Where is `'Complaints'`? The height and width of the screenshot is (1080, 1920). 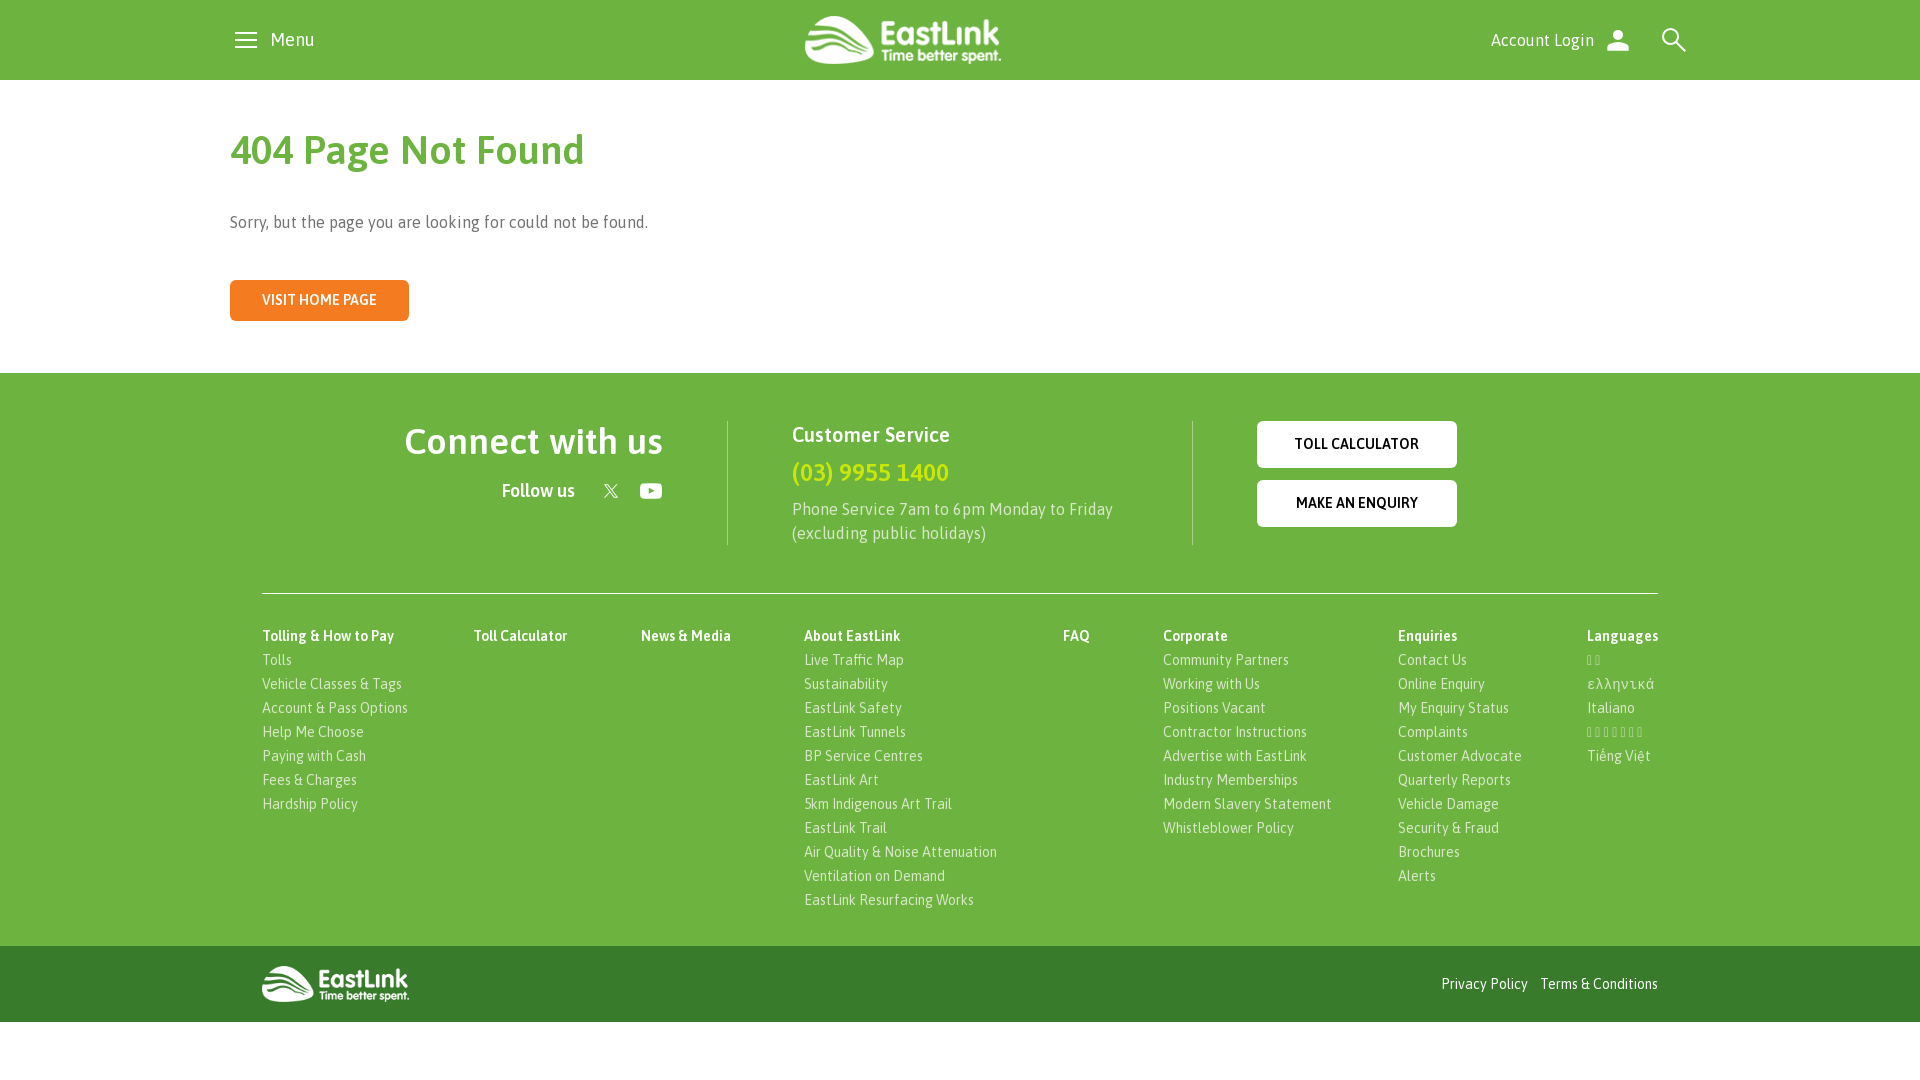
'Complaints' is located at coordinates (1440, 732).